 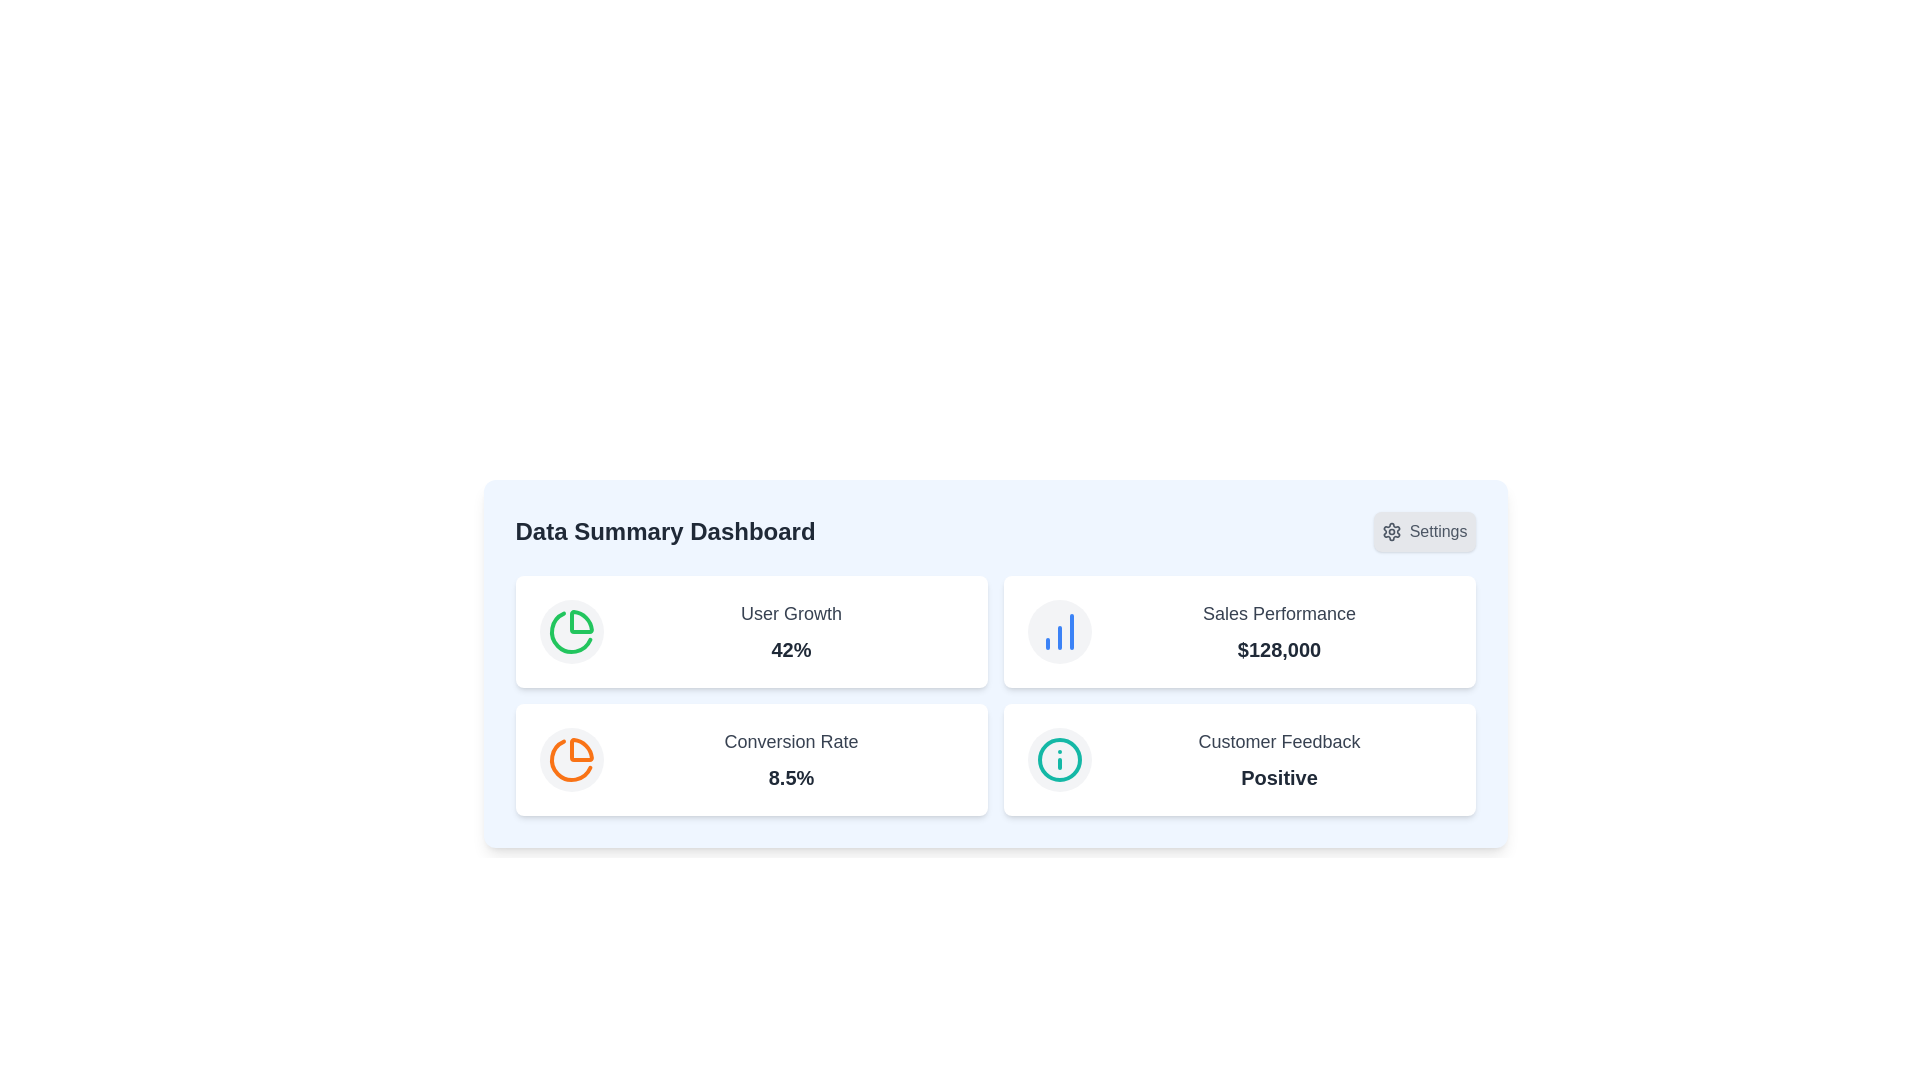 I want to click on static textual display showing the percentage value for user growth, located centrally in the upper-left quadrant of the dashboard, below the label 'User Growth', so click(x=790, y=650).